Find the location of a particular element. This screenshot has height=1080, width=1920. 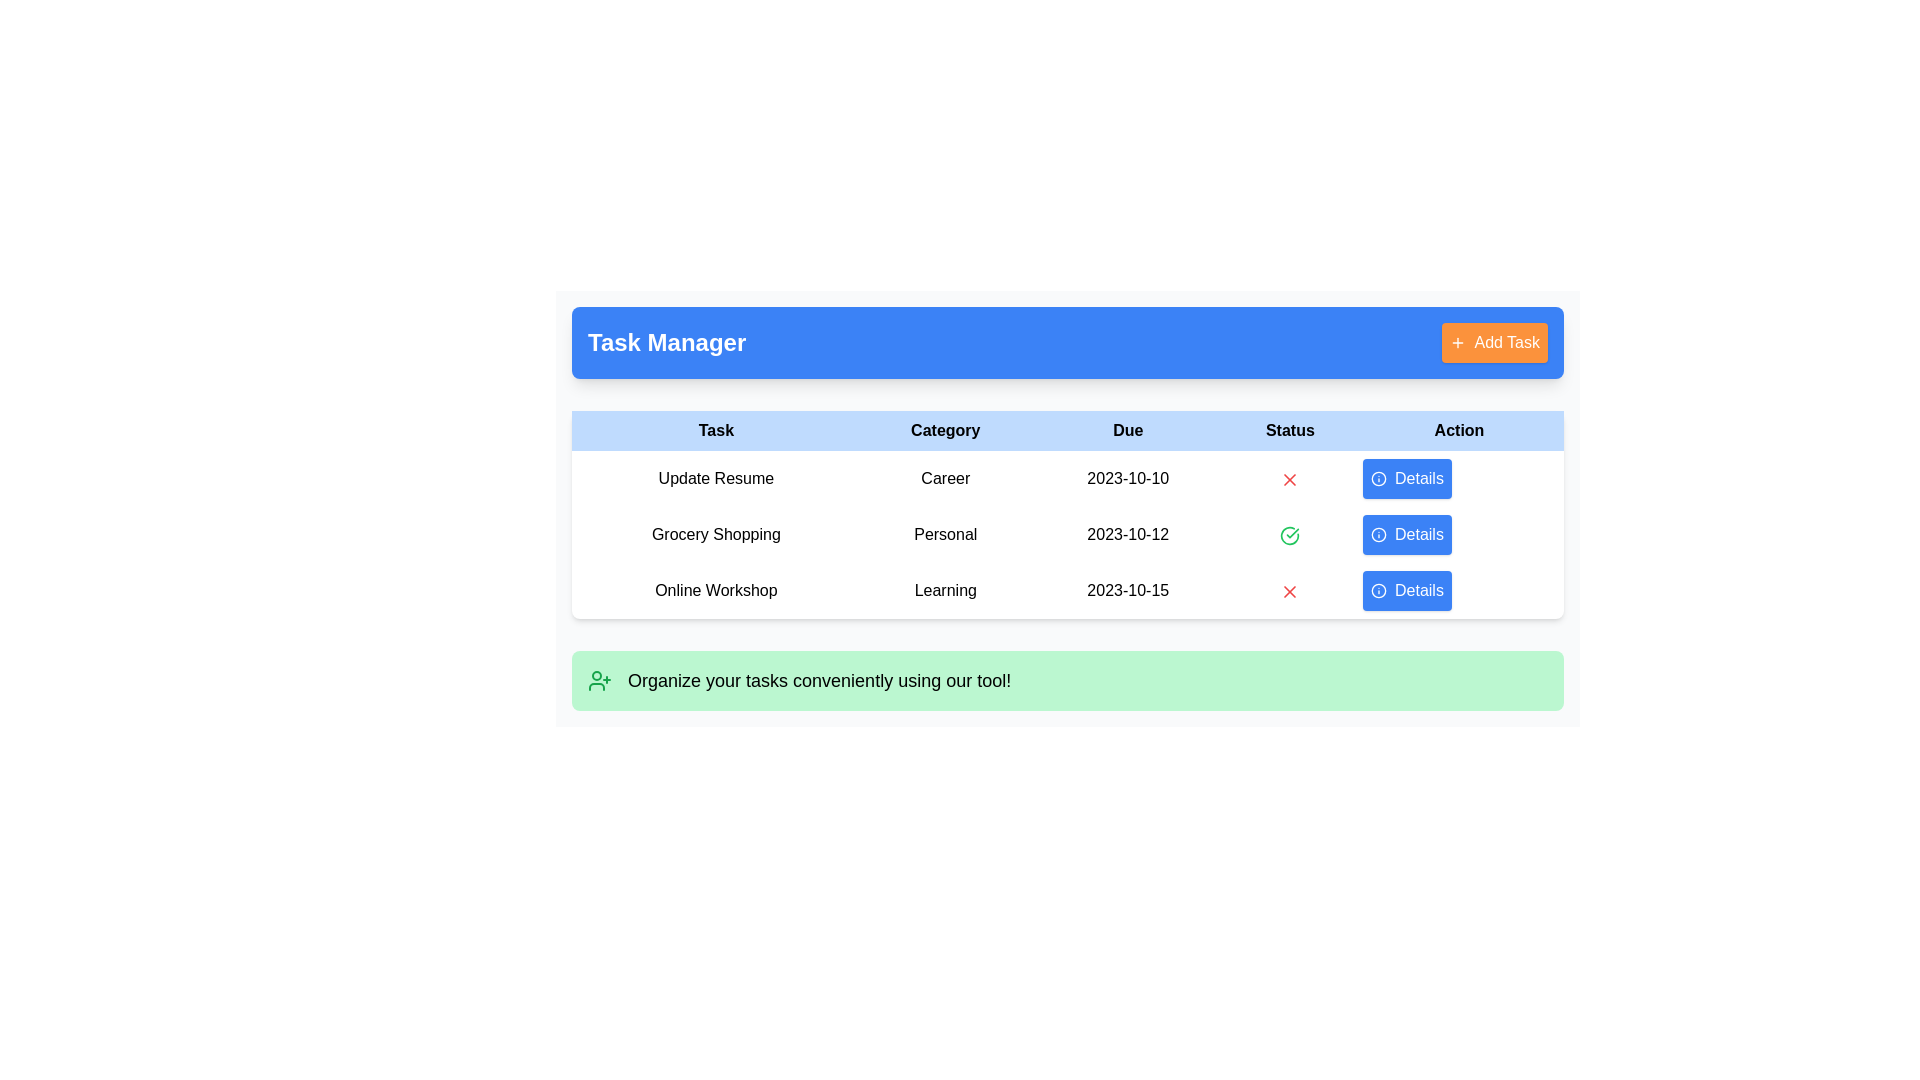

the 'Add Task' button located at the top-right corner of the blue header bar labeled 'Task Manager' is located at coordinates (1495, 342).